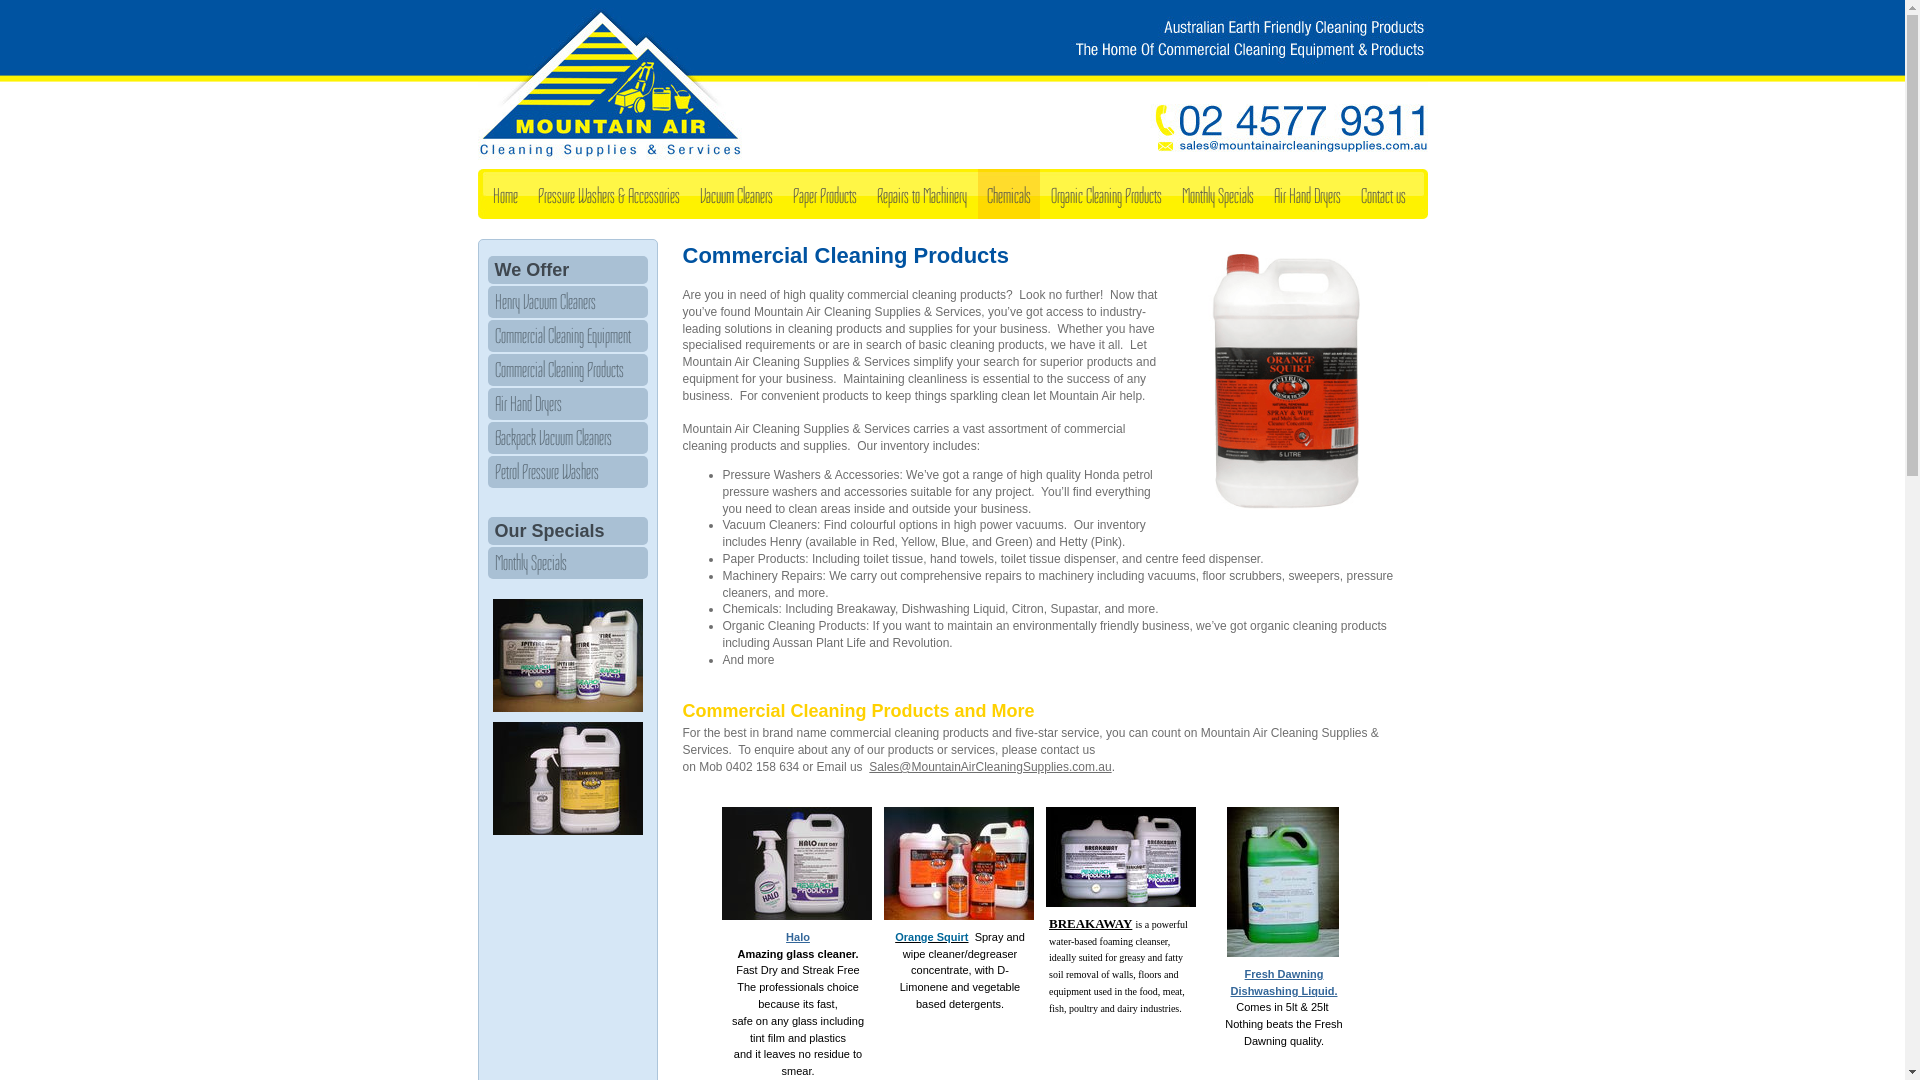 The width and height of the screenshot is (1920, 1080). Describe the element at coordinates (782, 193) in the screenshot. I see `'Paper Products'` at that location.